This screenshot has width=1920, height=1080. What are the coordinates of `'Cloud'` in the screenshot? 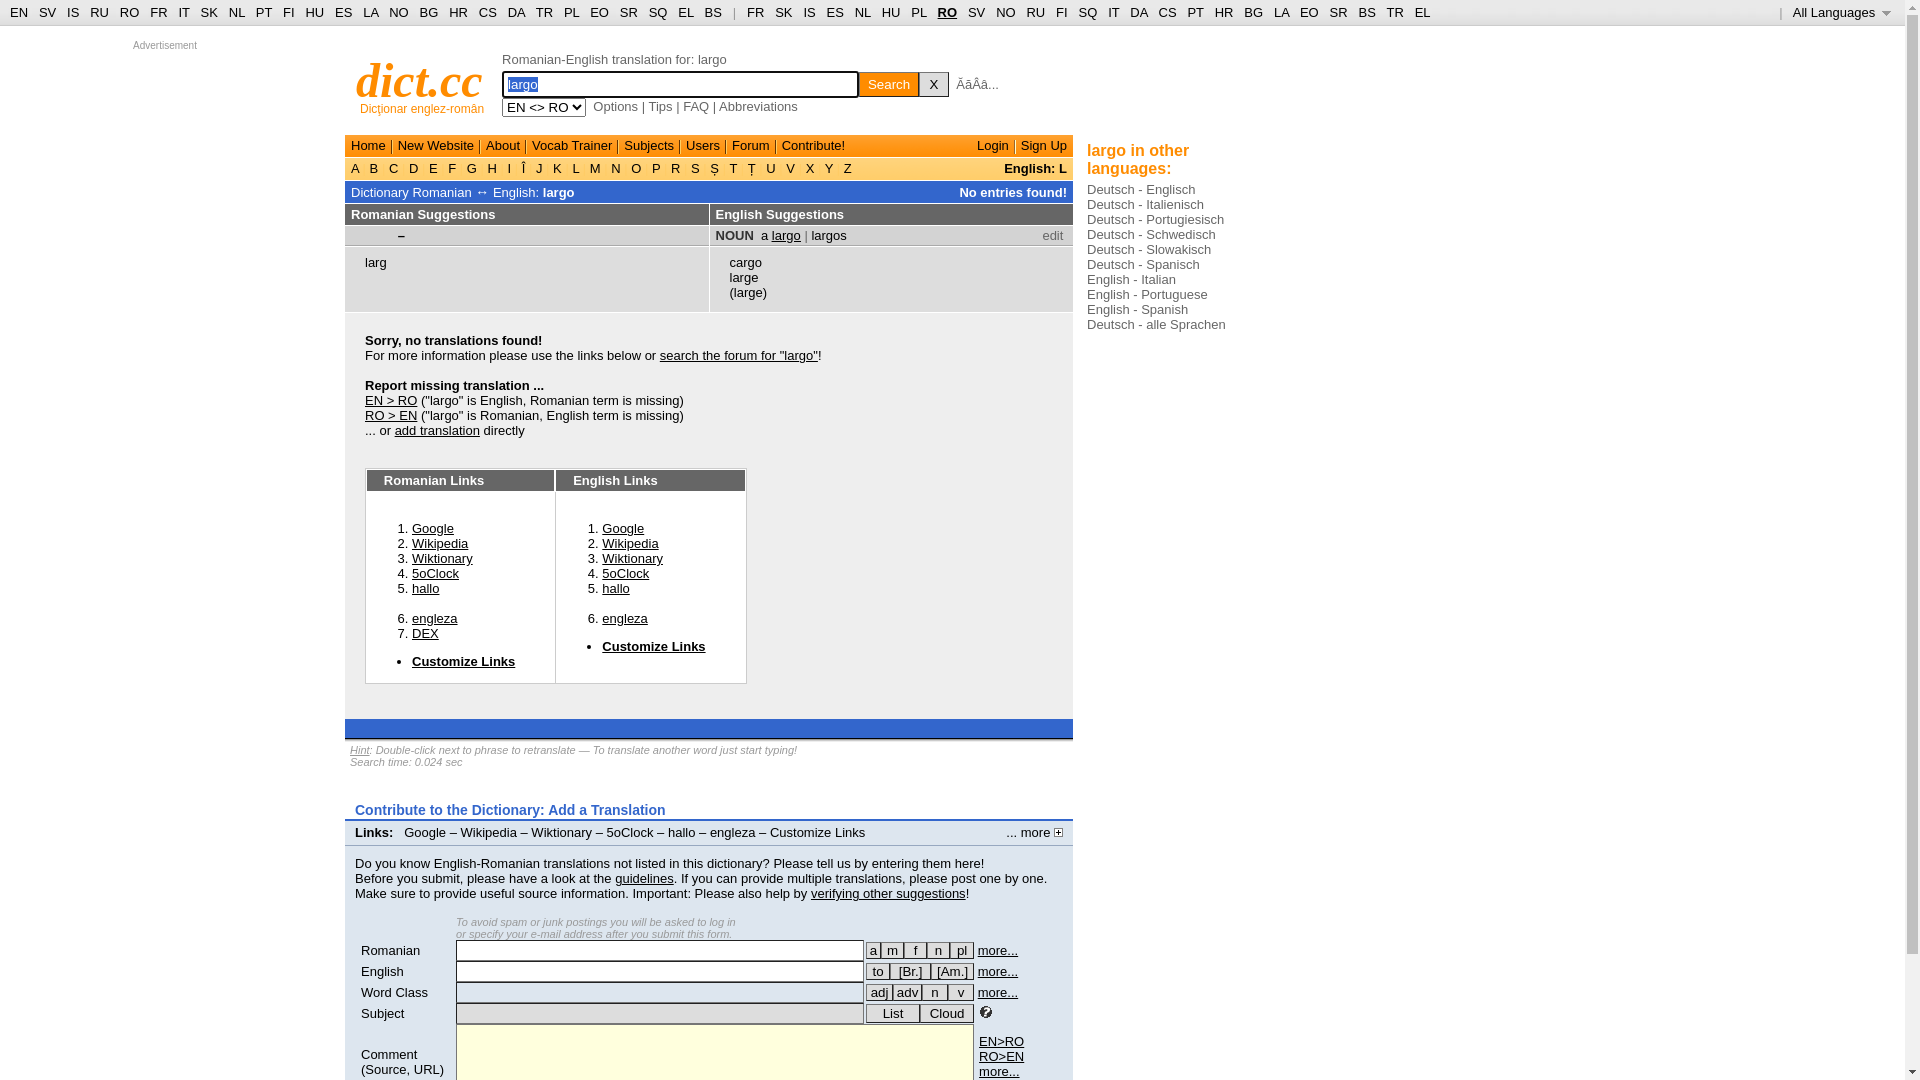 It's located at (945, 1013).